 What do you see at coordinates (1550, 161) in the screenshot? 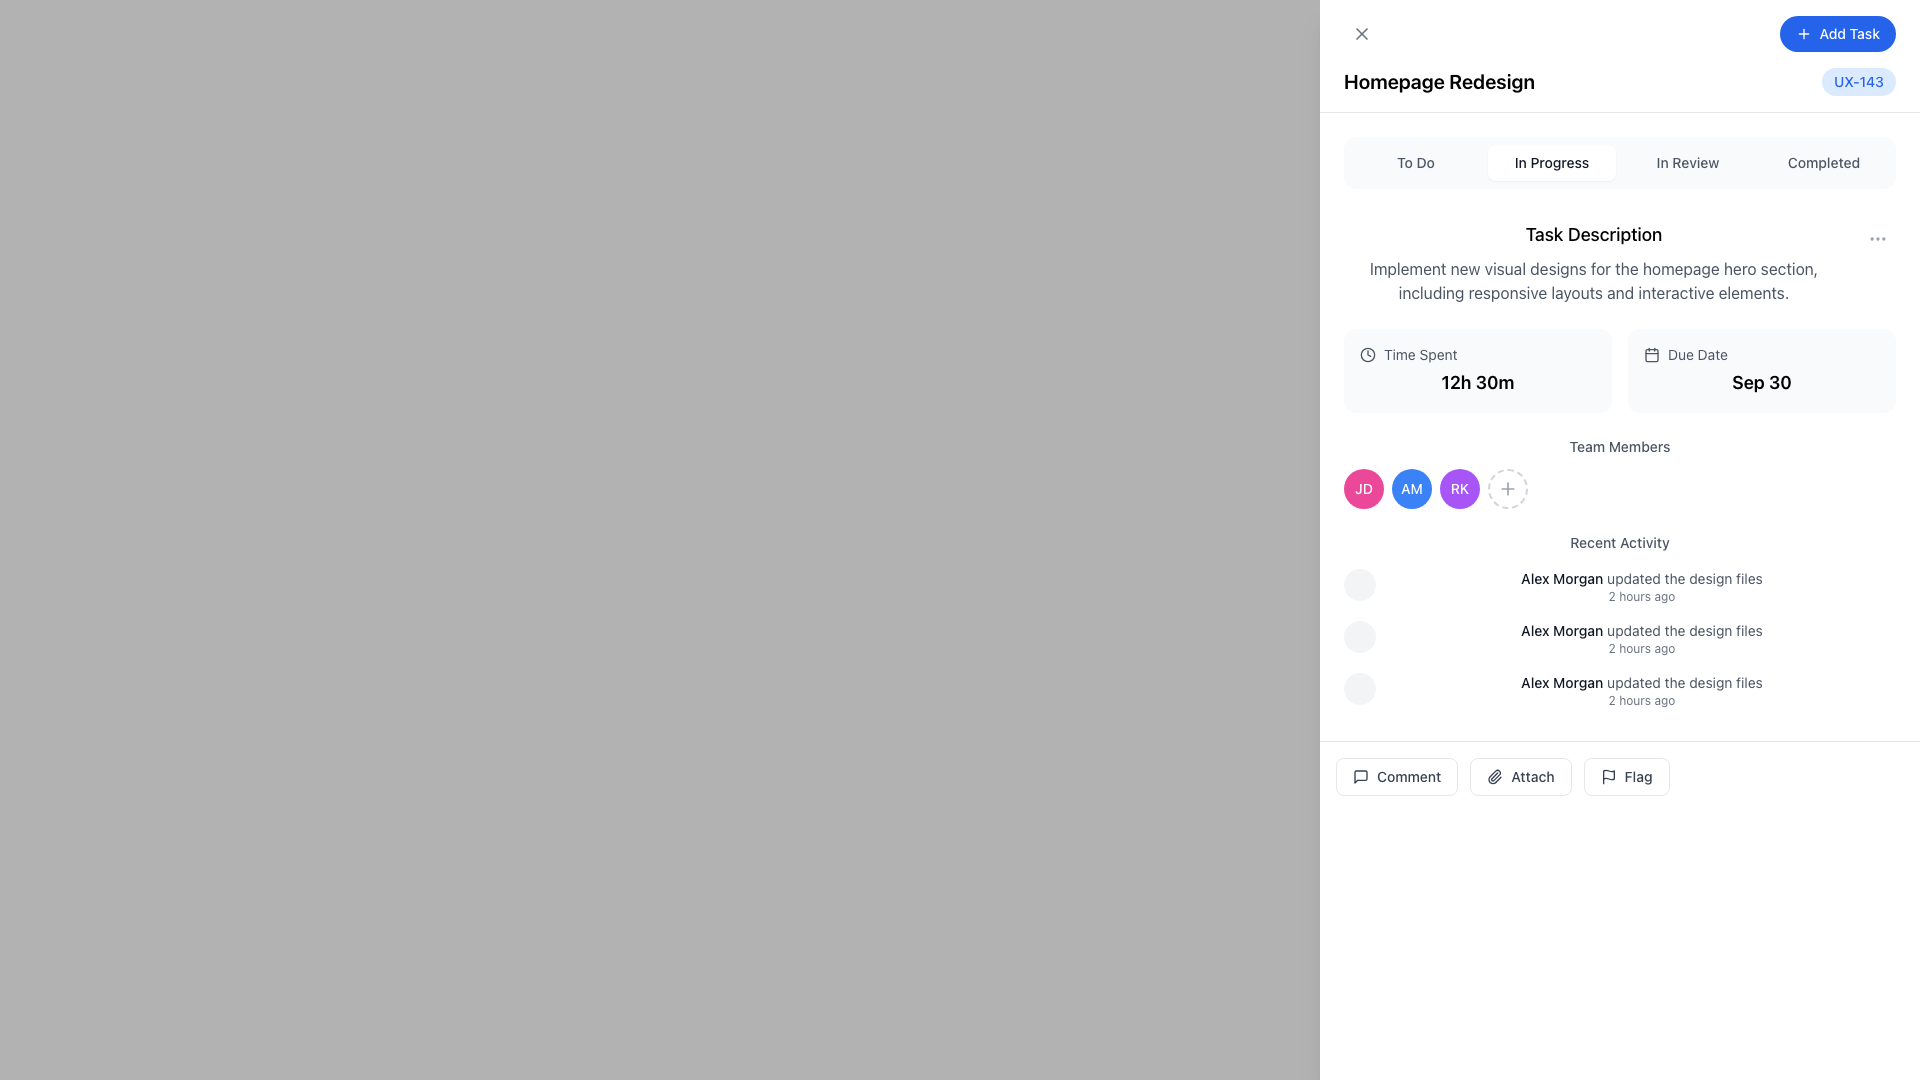
I see `the 'In Progress' button, which is a rectangular button with a light gray background and bold black text, located in the center top region of the content area` at bounding box center [1550, 161].